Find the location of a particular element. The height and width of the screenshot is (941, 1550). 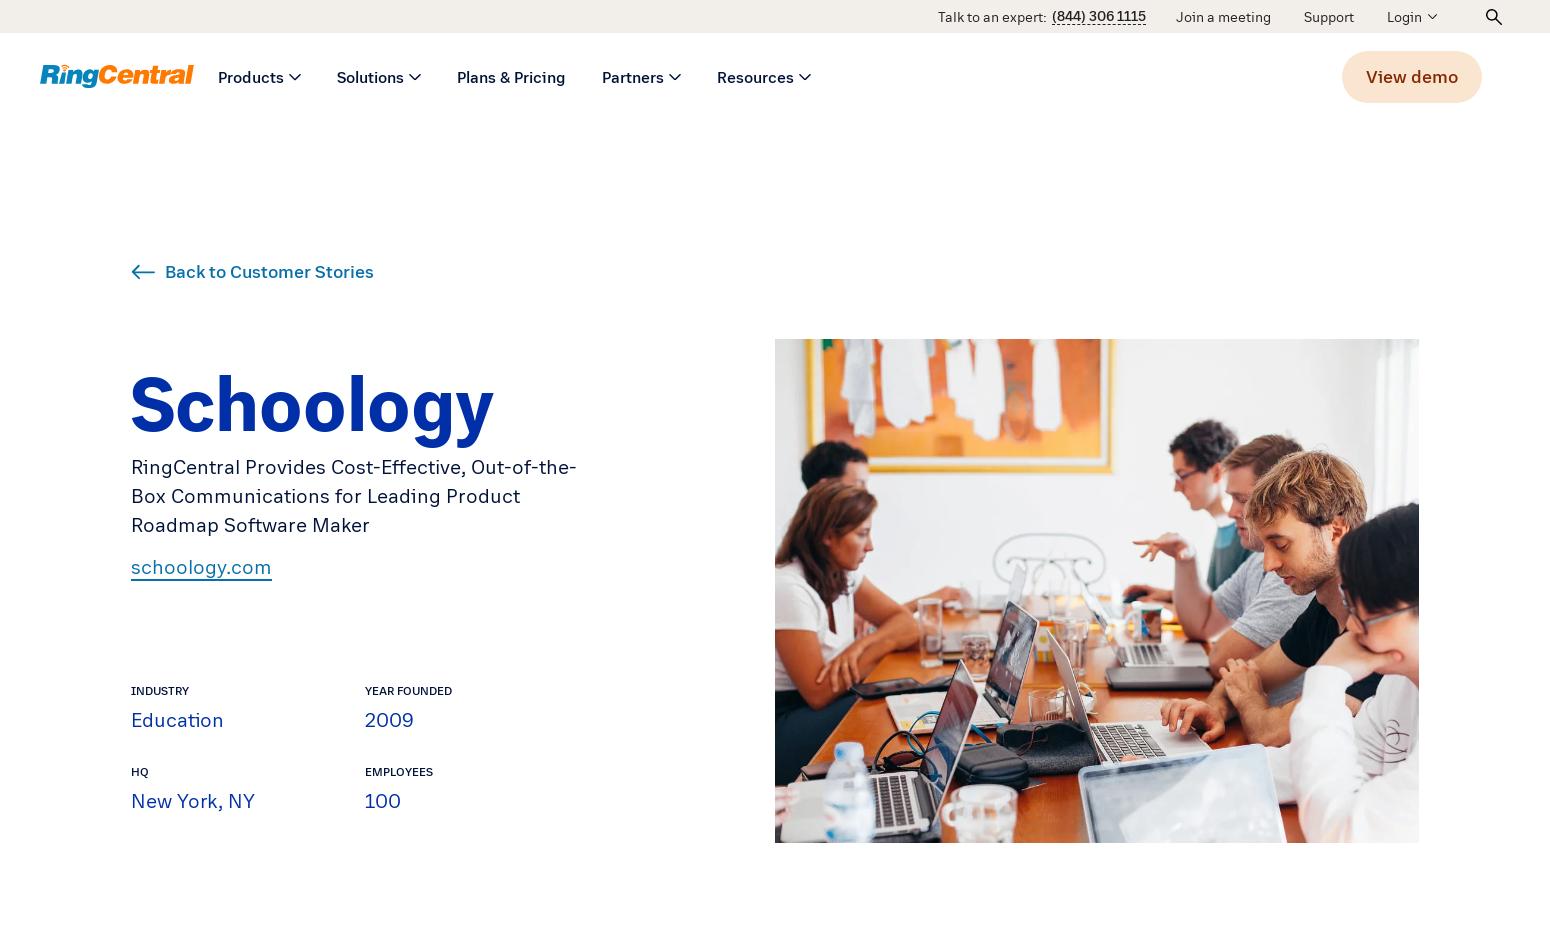

'Year founded' is located at coordinates (364, 689).